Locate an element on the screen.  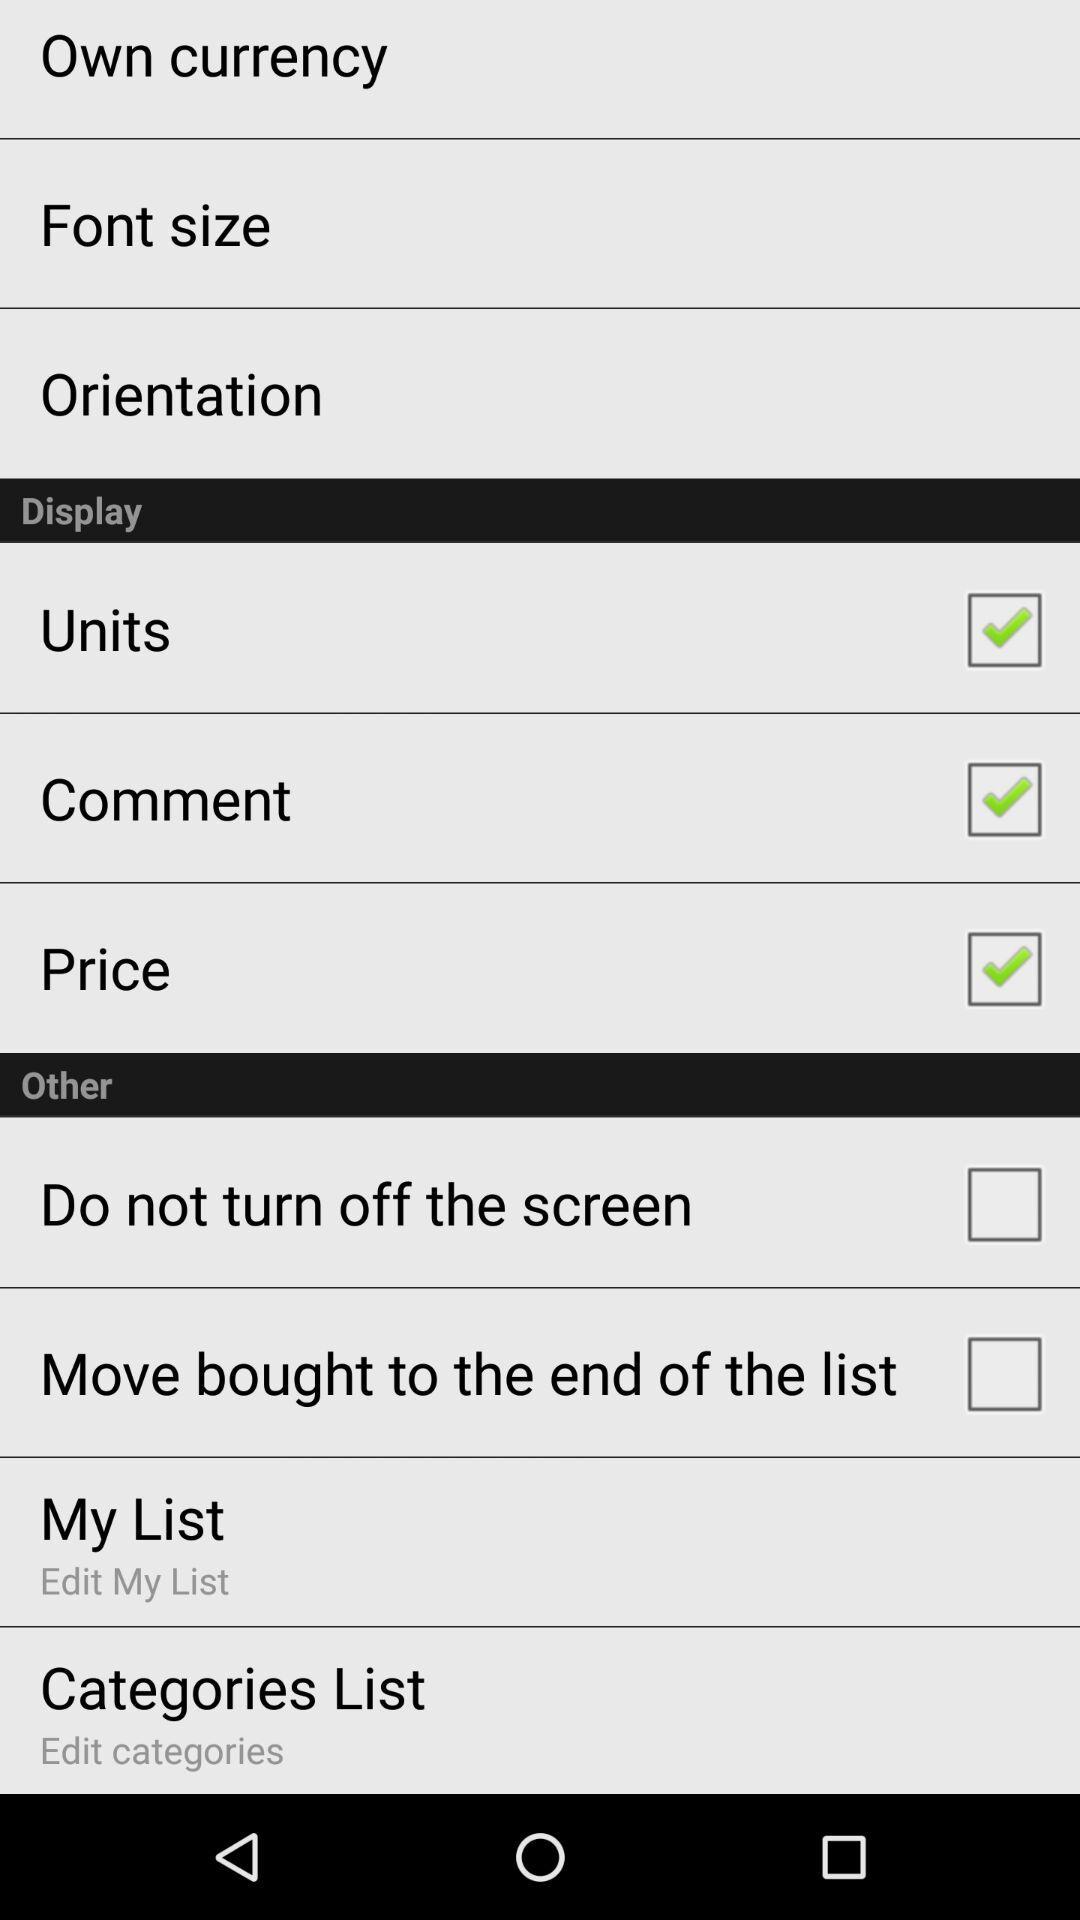
categories list icon is located at coordinates (231, 1685).